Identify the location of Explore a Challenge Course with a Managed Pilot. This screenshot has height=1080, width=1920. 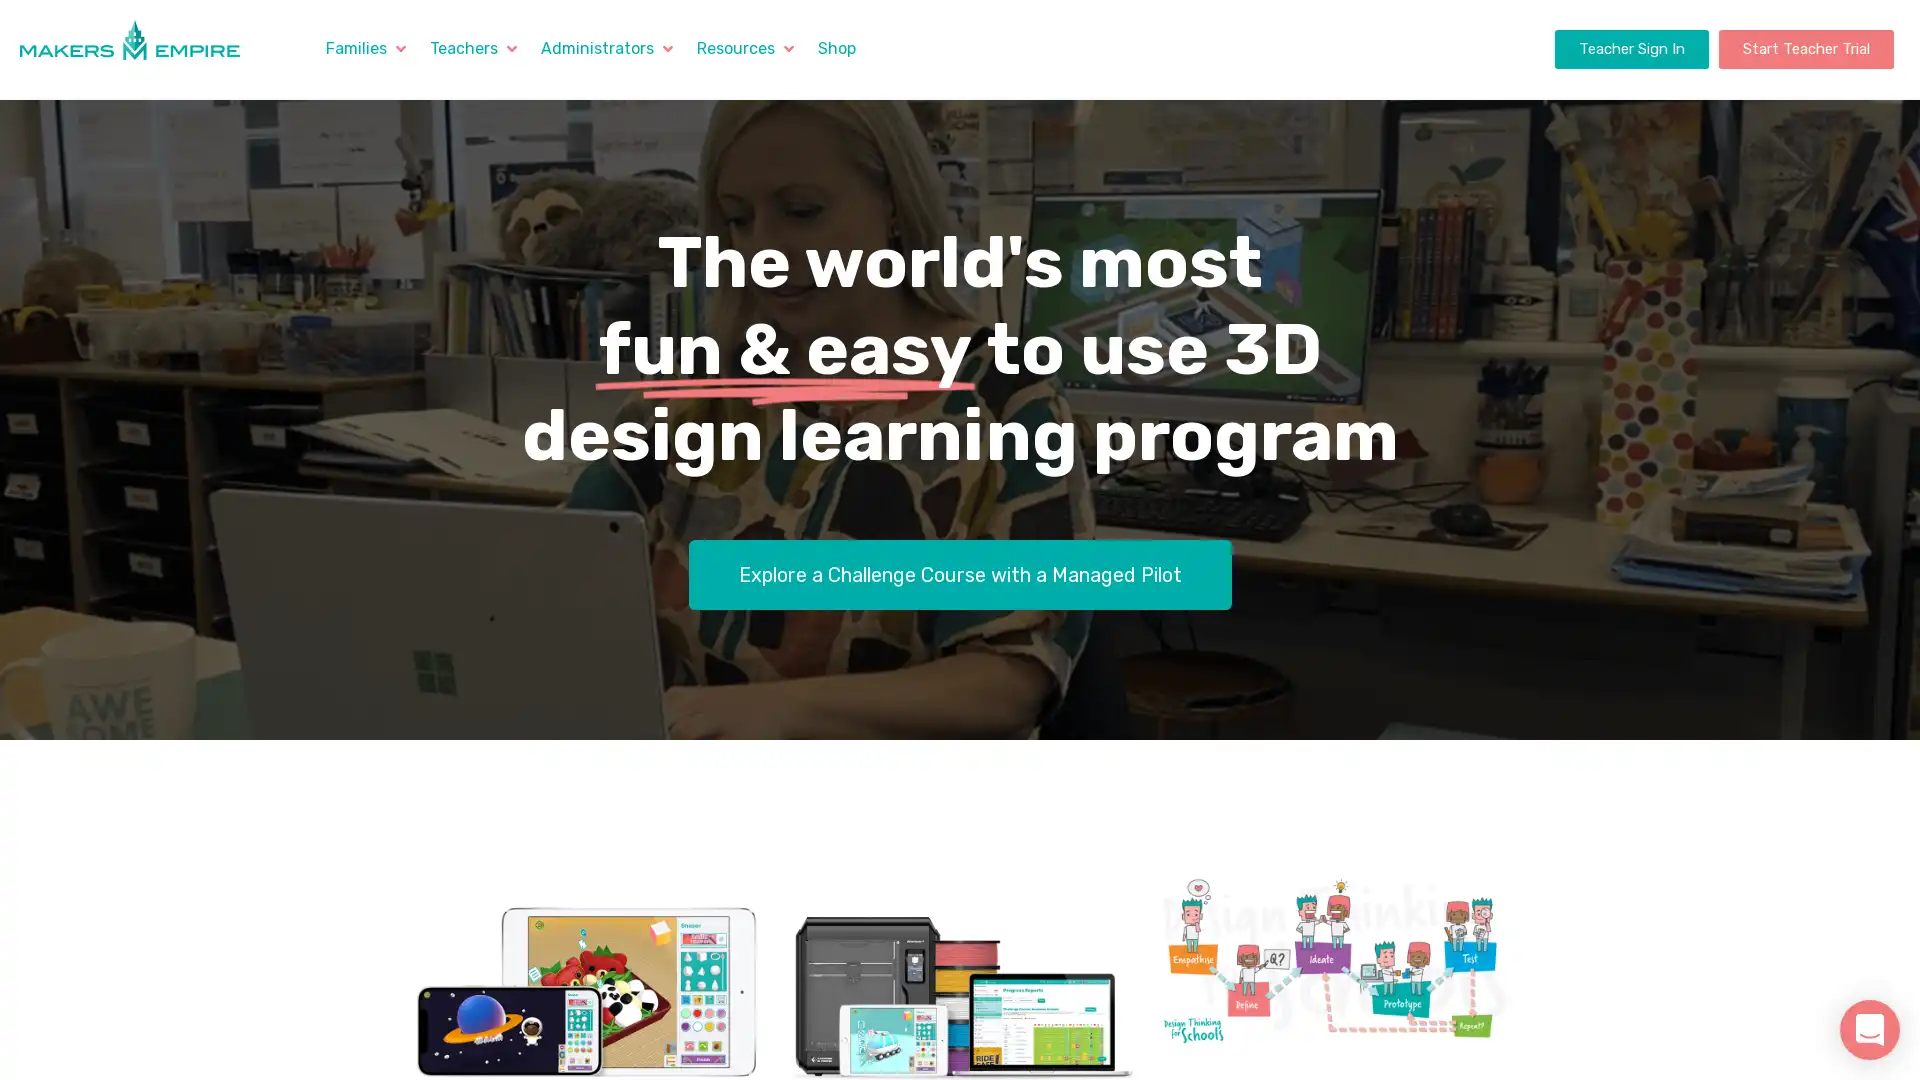
(958, 574).